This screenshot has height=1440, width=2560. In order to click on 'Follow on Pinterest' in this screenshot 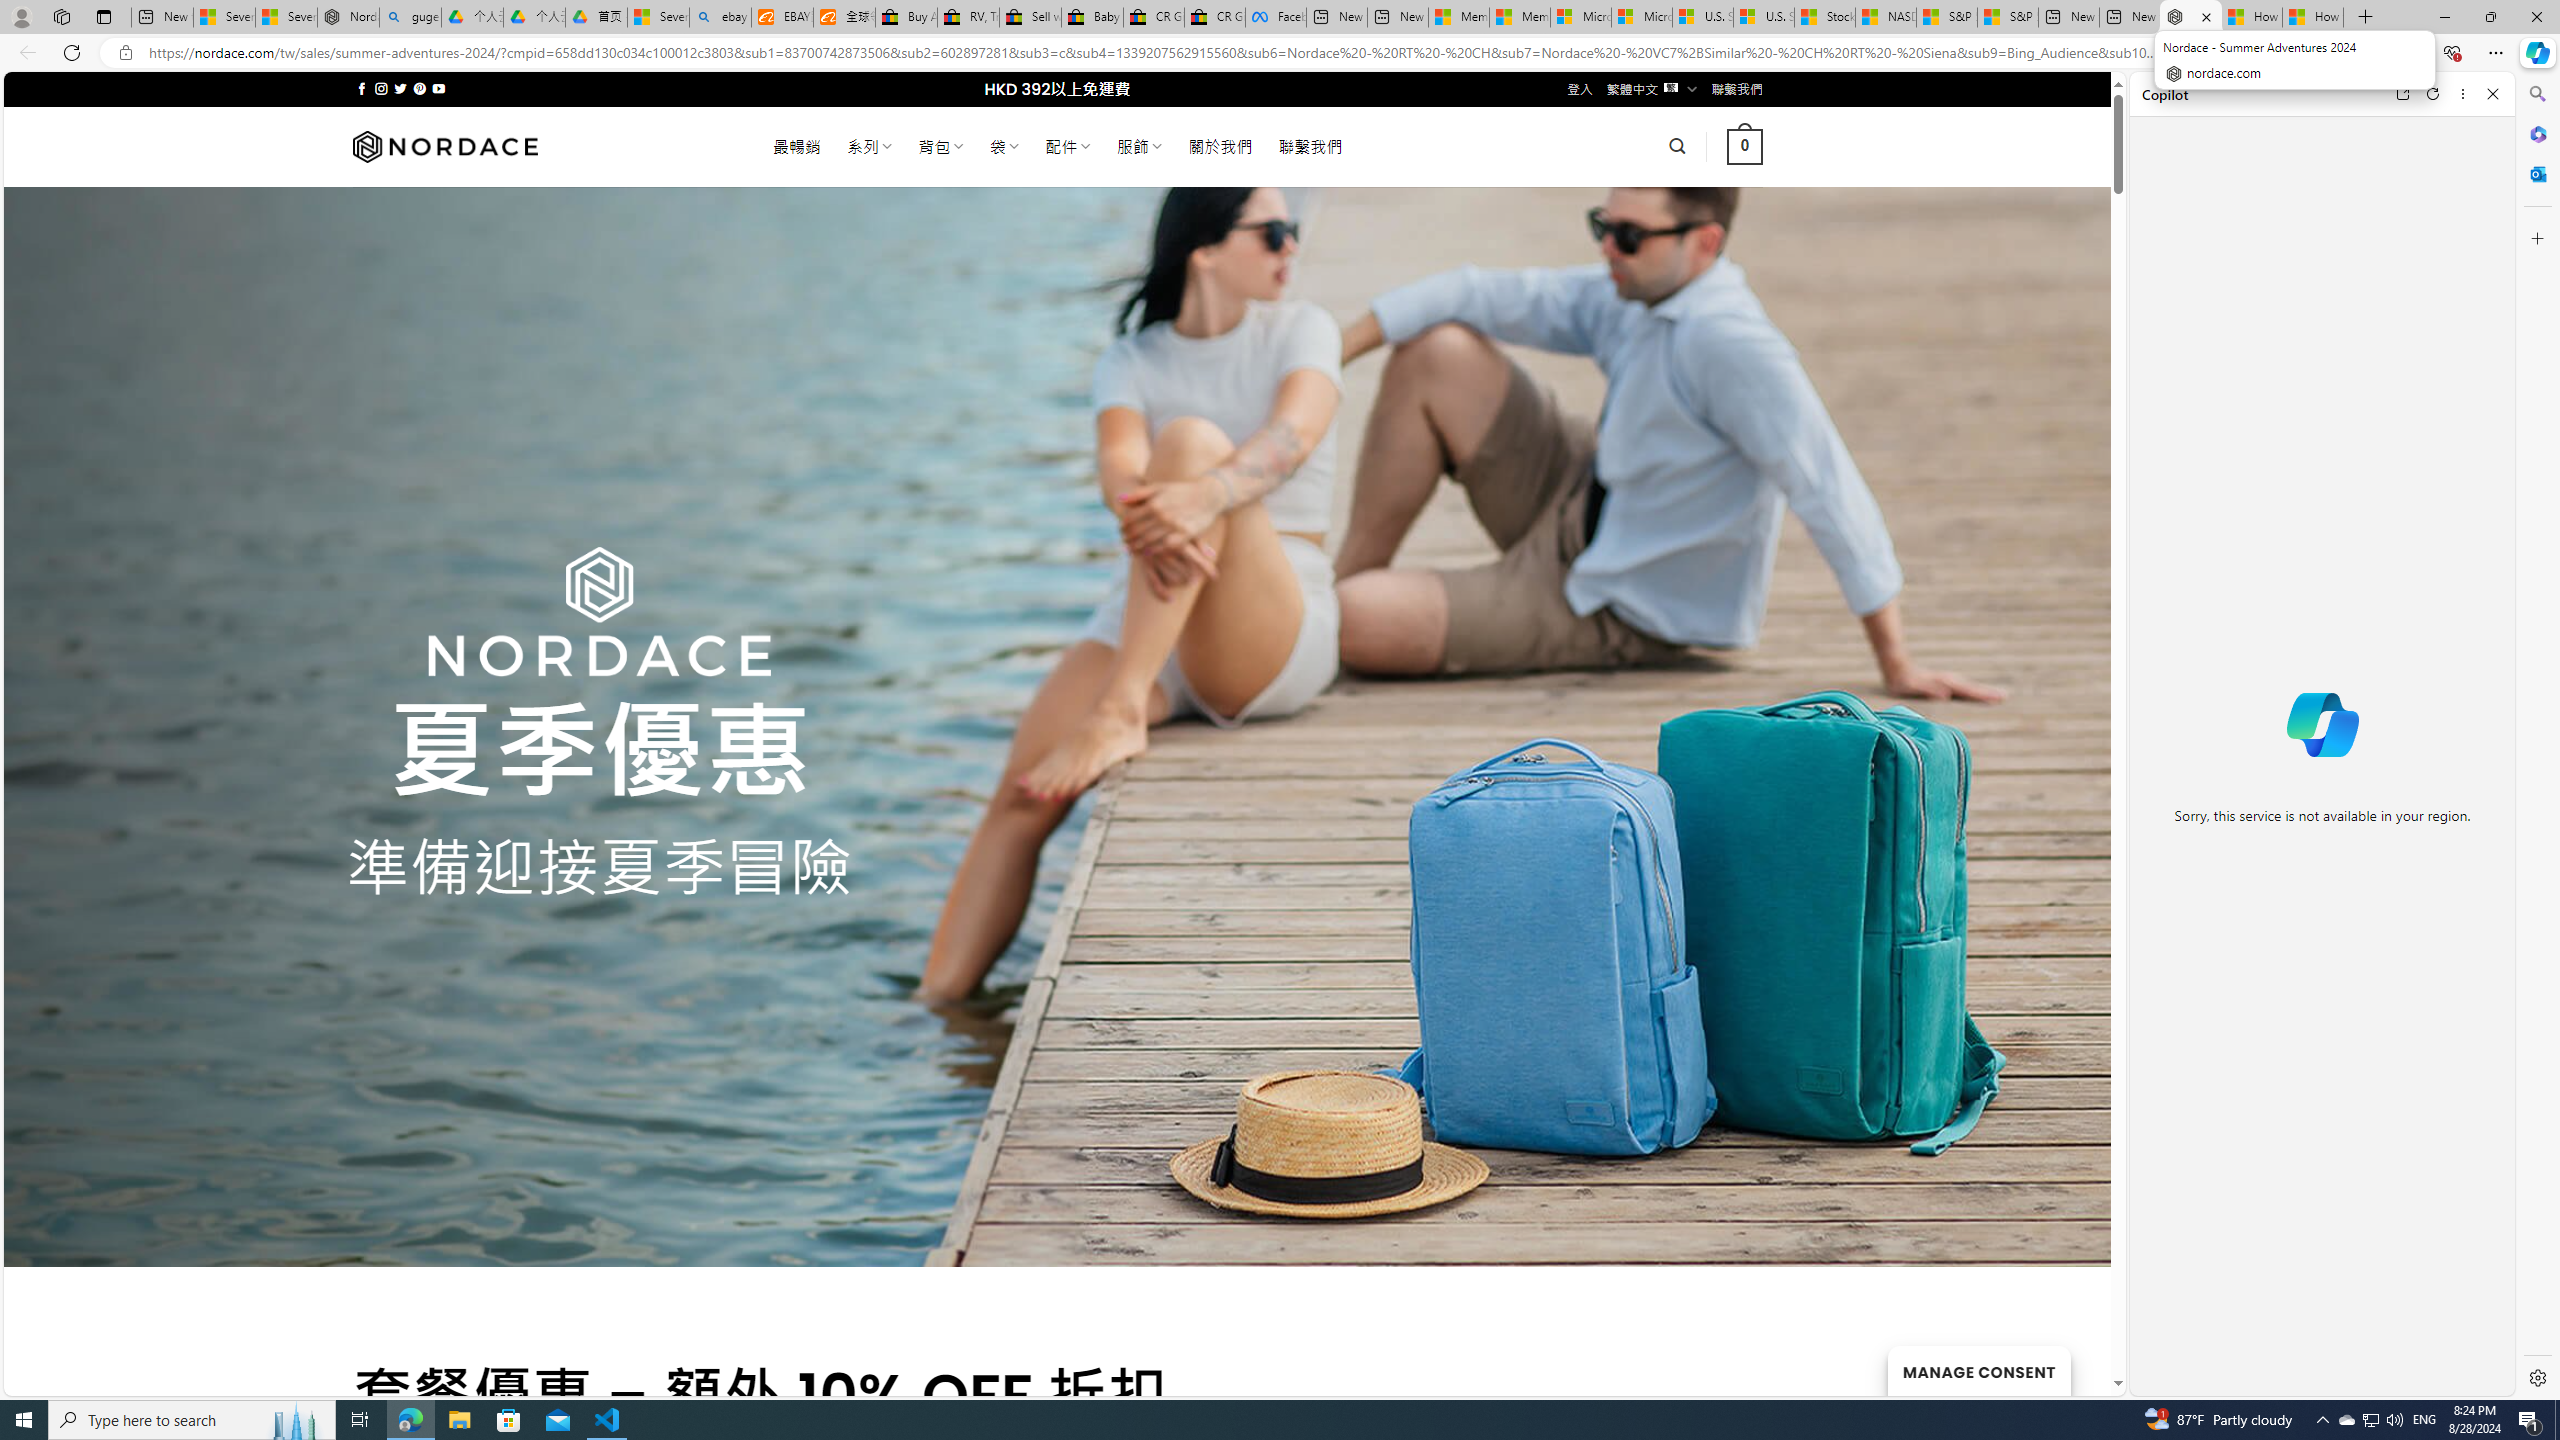, I will do `click(417, 88)`.